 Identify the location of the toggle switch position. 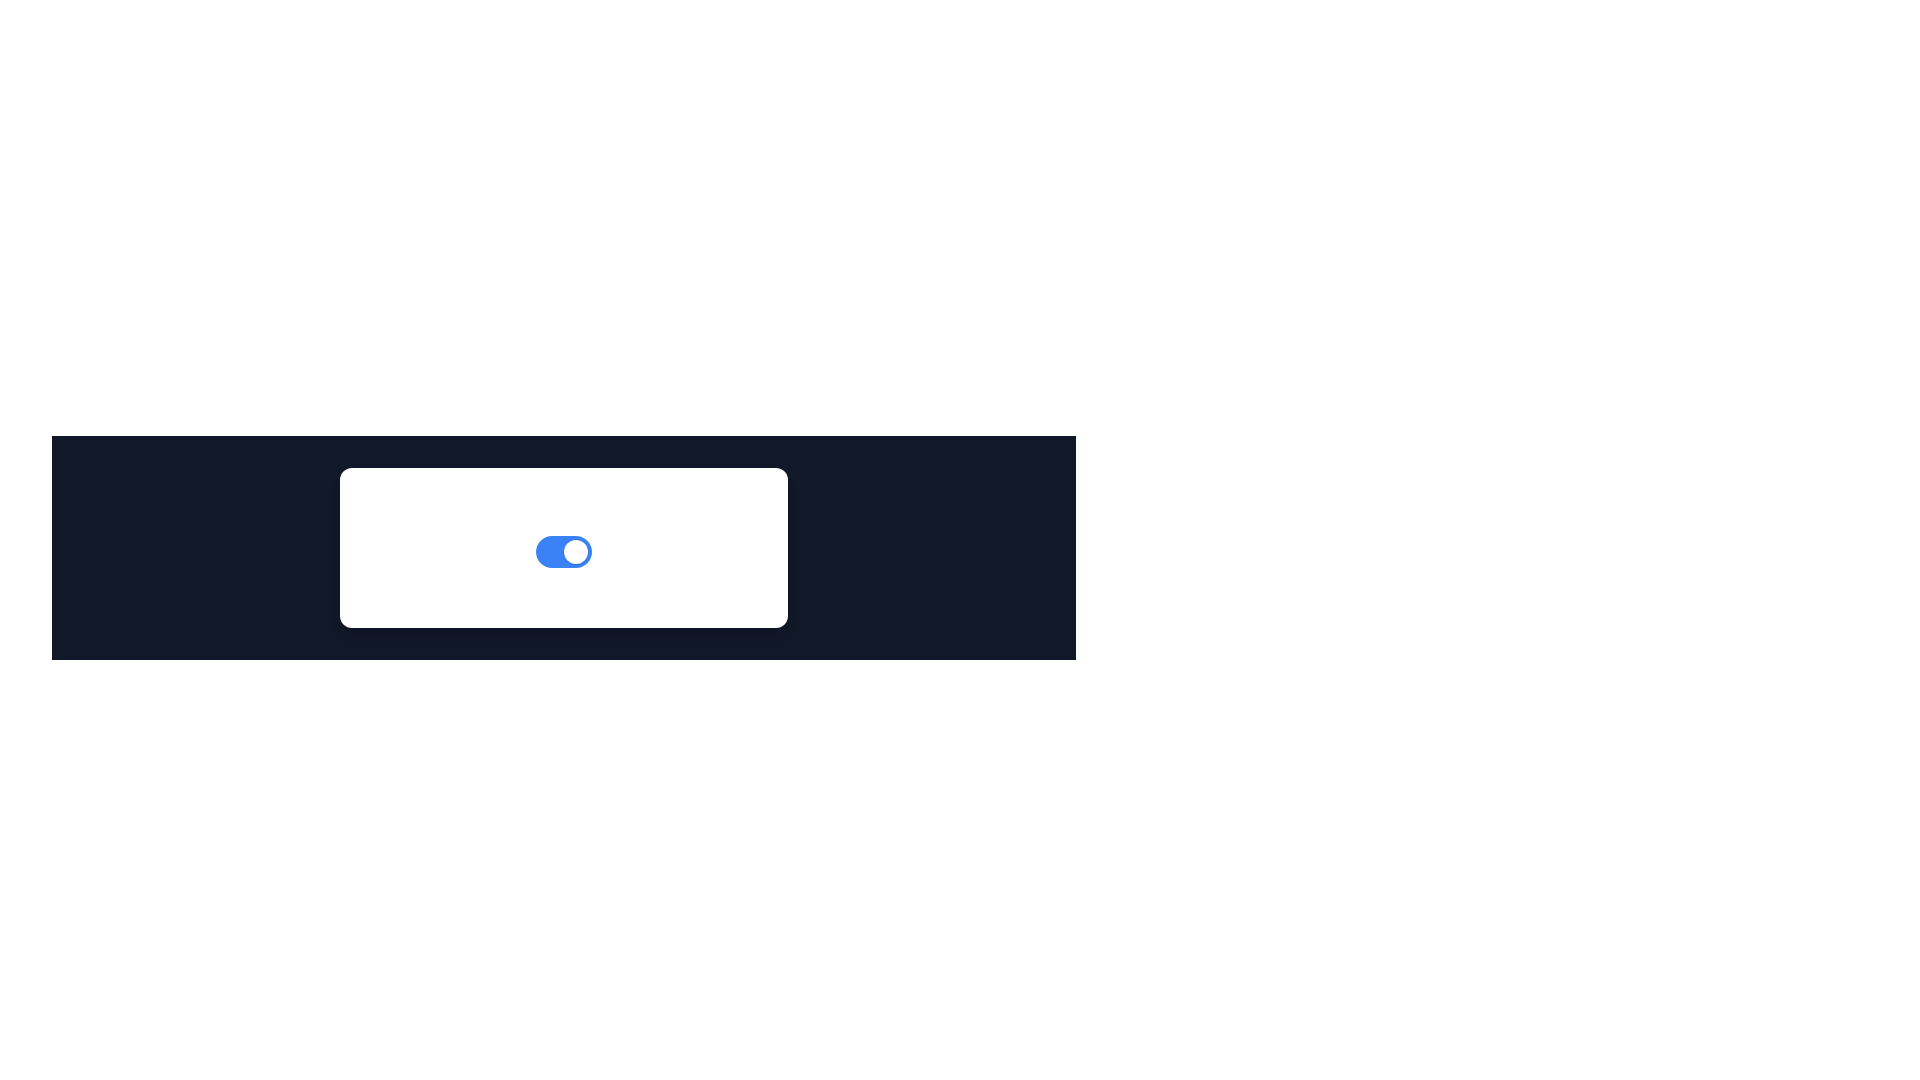
(569, 551).